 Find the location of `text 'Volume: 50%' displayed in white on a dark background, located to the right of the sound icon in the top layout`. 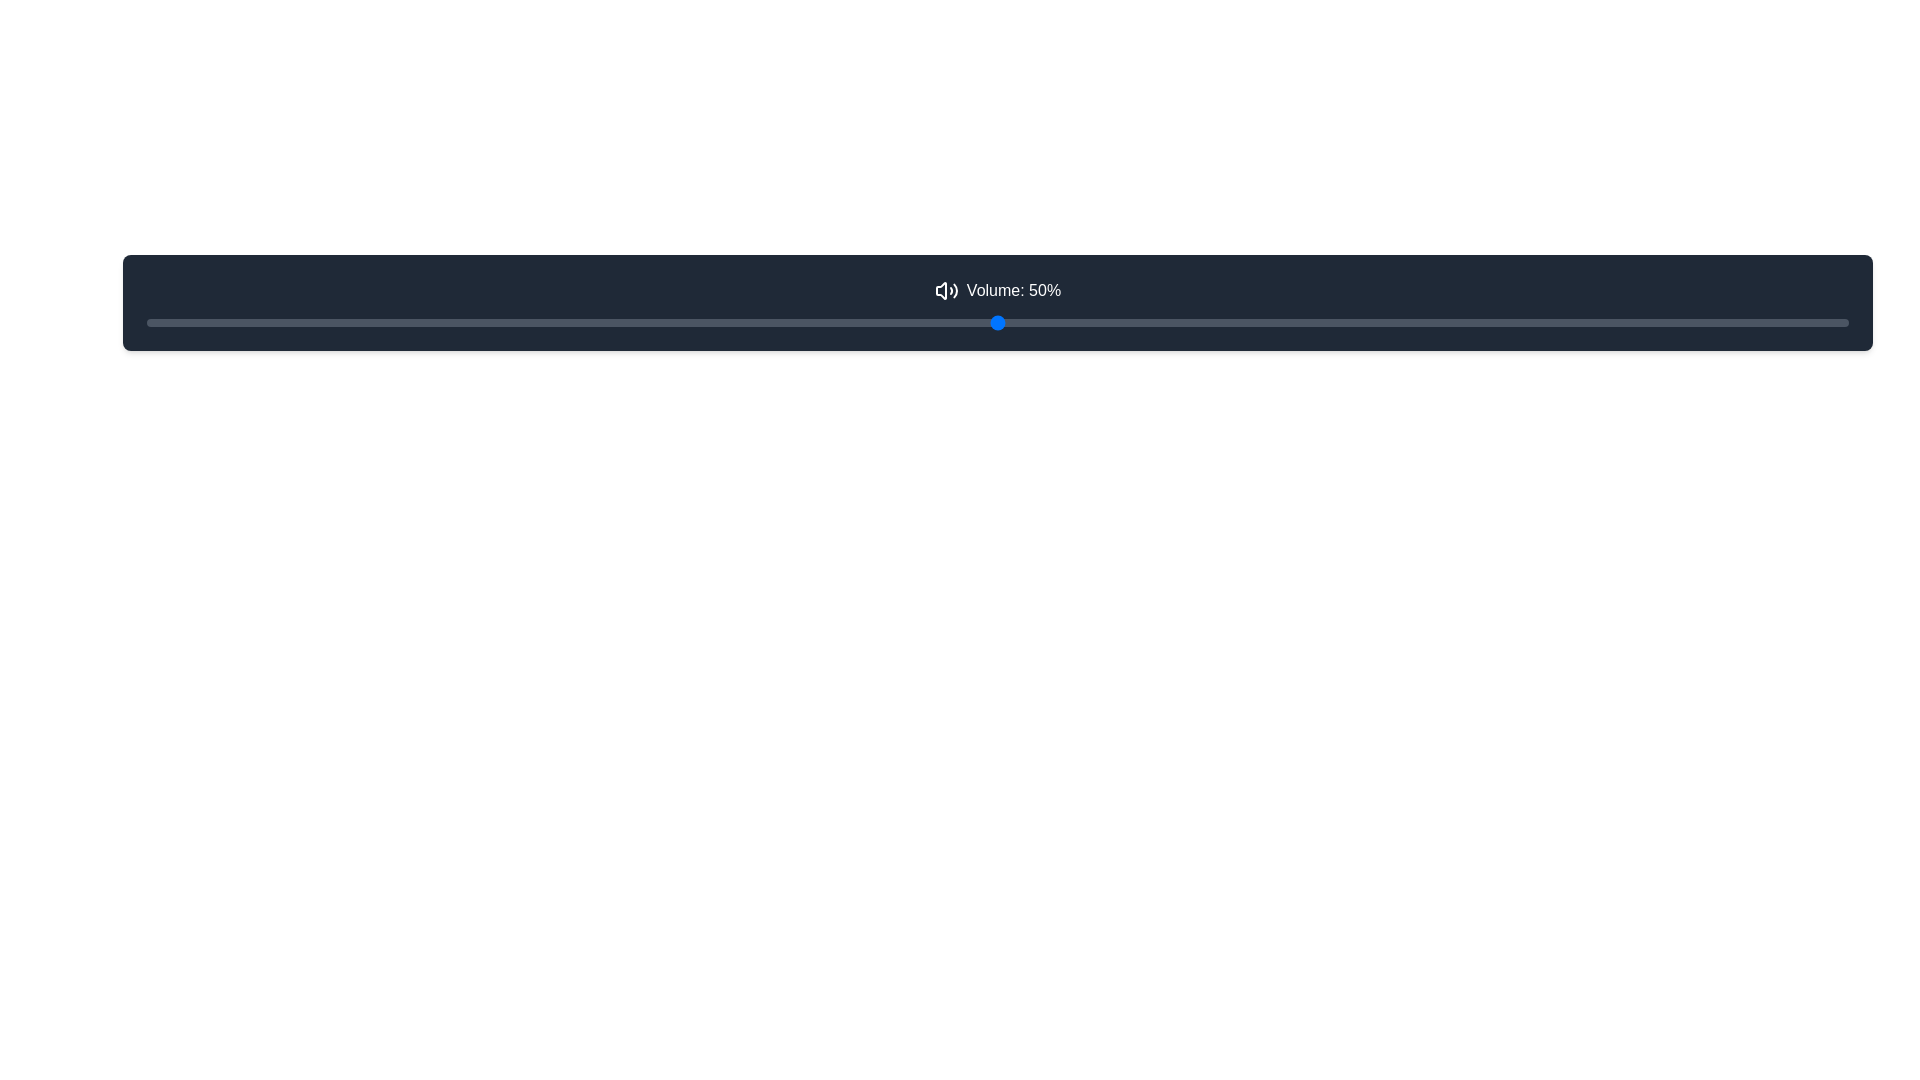

text 'Volume: 50%' displayed in white on a dark background, located to the right of the sound icon in the top layout is located at coordinates (1013, 290).